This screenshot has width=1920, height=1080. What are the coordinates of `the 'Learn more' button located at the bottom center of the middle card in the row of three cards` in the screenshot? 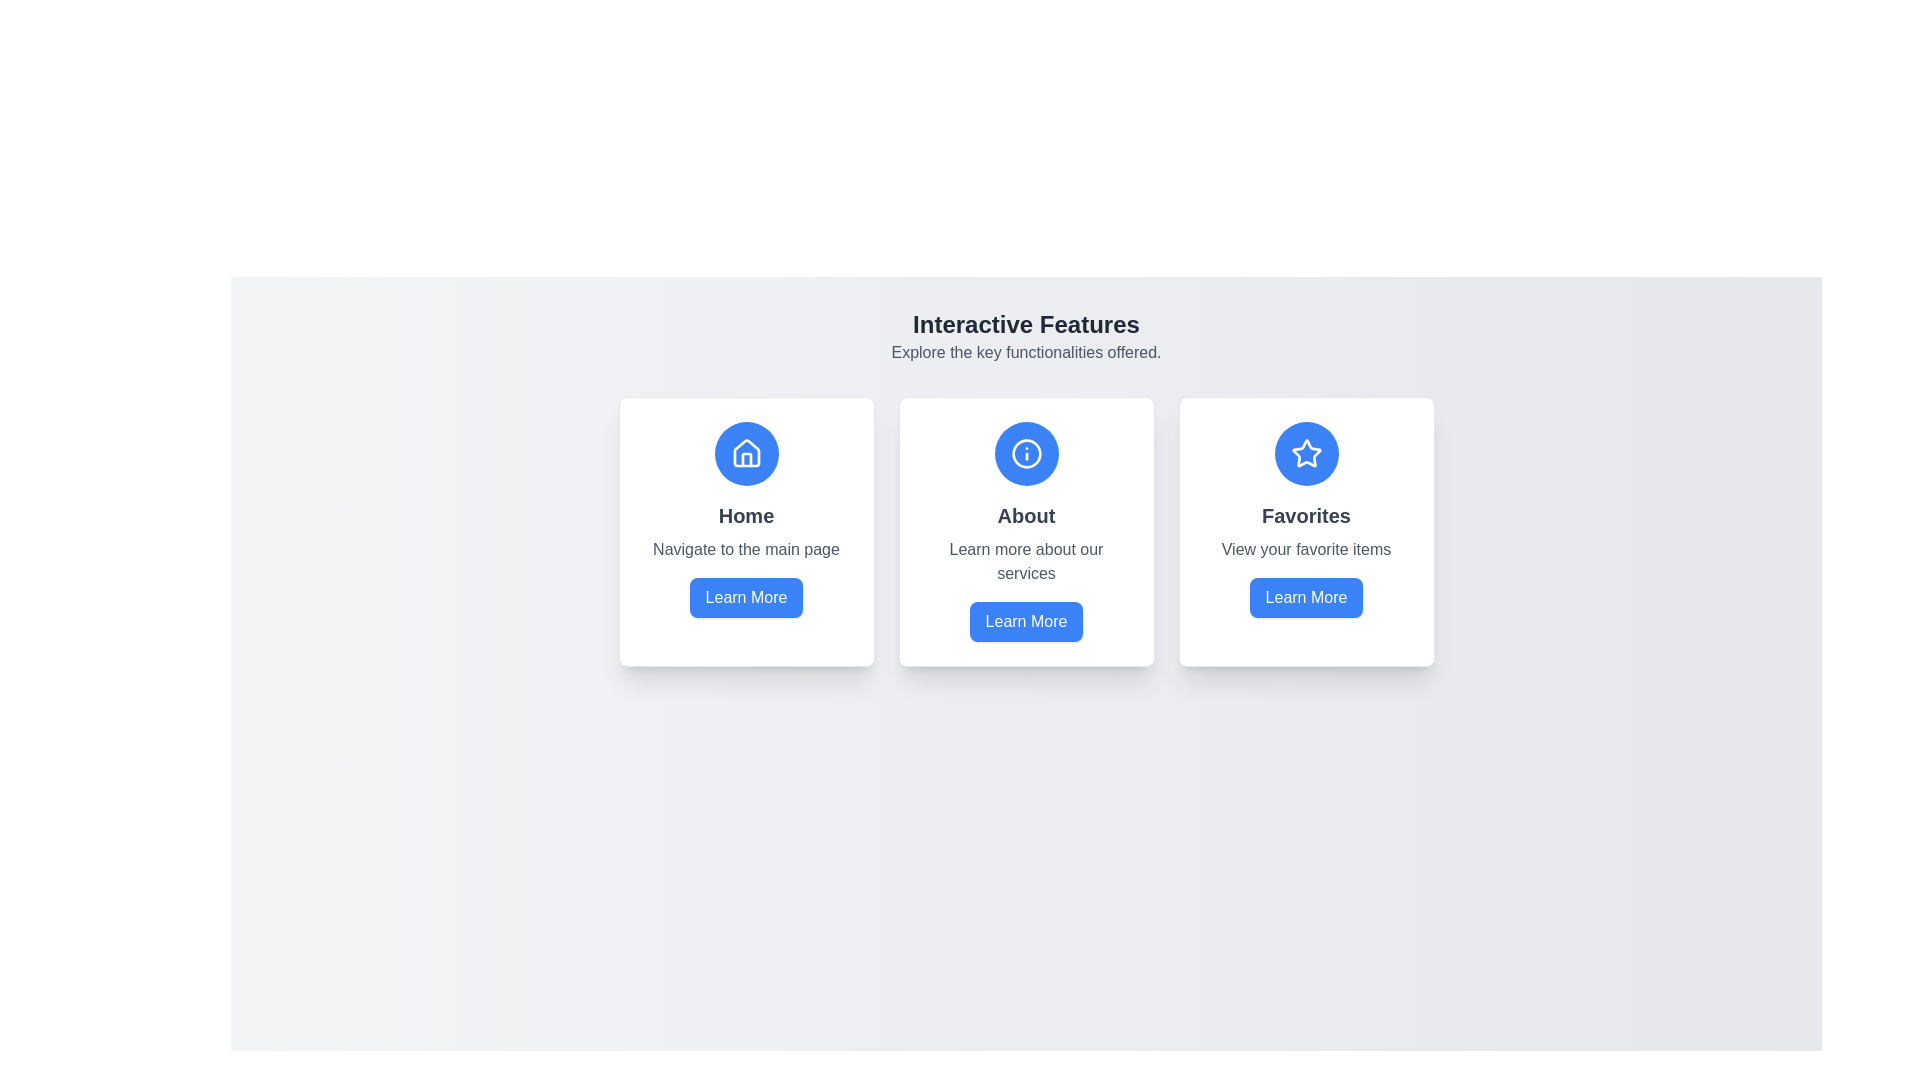 It's located at (1026, 620).